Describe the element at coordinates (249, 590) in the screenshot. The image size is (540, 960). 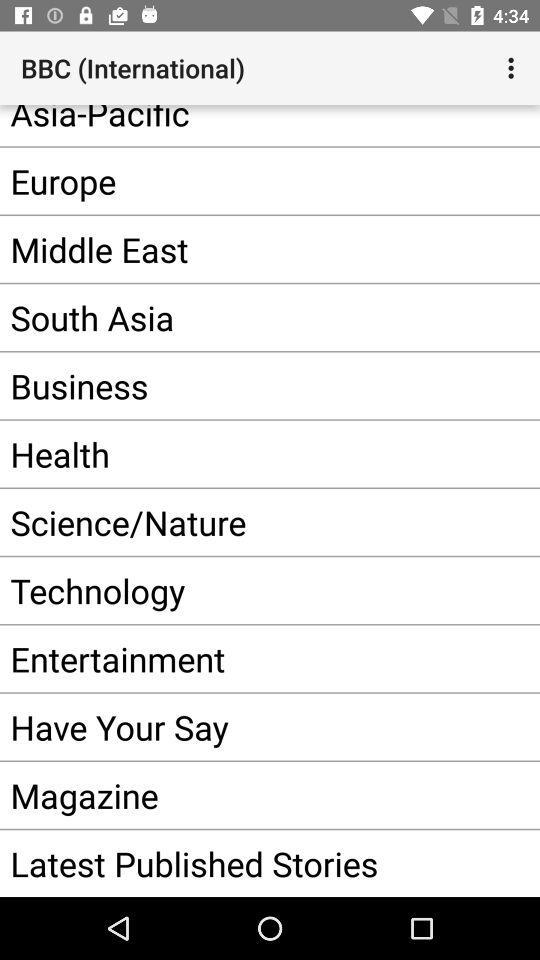
I see `item below the science/nature item` at that location.